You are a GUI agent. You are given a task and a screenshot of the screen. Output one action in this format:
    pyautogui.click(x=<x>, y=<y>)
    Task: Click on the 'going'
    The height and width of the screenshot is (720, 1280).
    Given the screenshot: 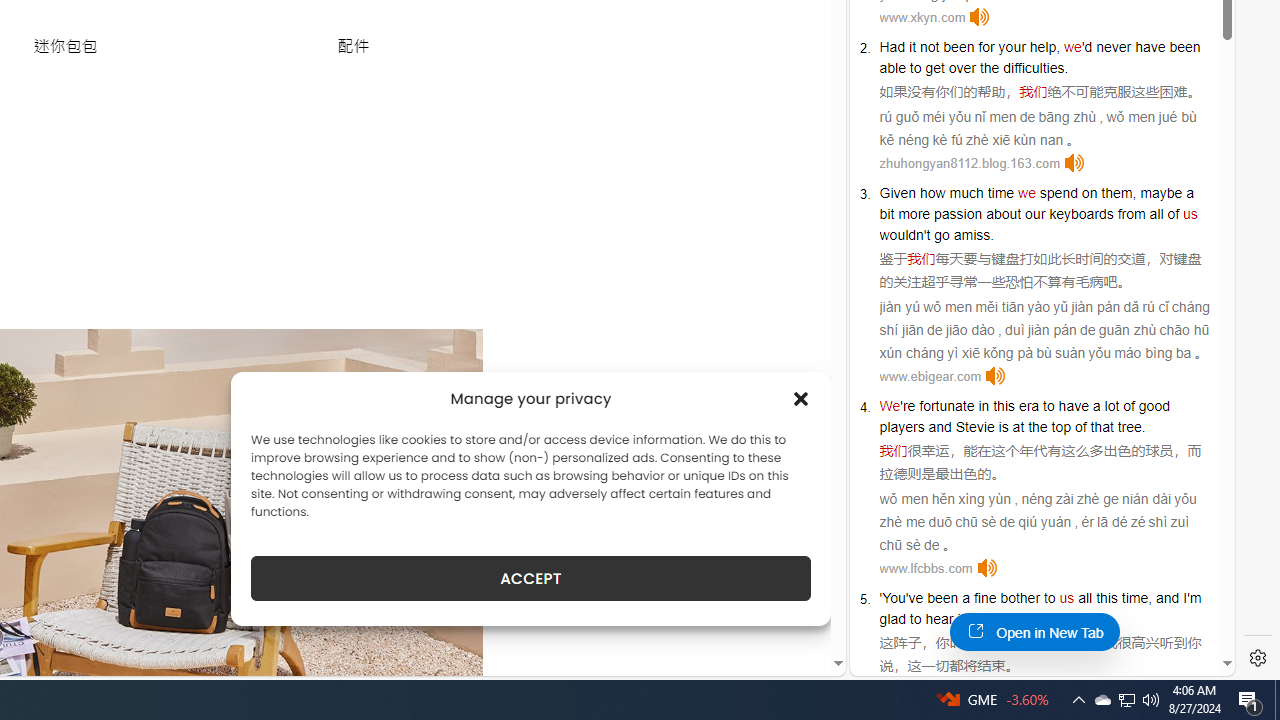 What is the action you would take?
    pyautogui.click(x=994, y=618)
    